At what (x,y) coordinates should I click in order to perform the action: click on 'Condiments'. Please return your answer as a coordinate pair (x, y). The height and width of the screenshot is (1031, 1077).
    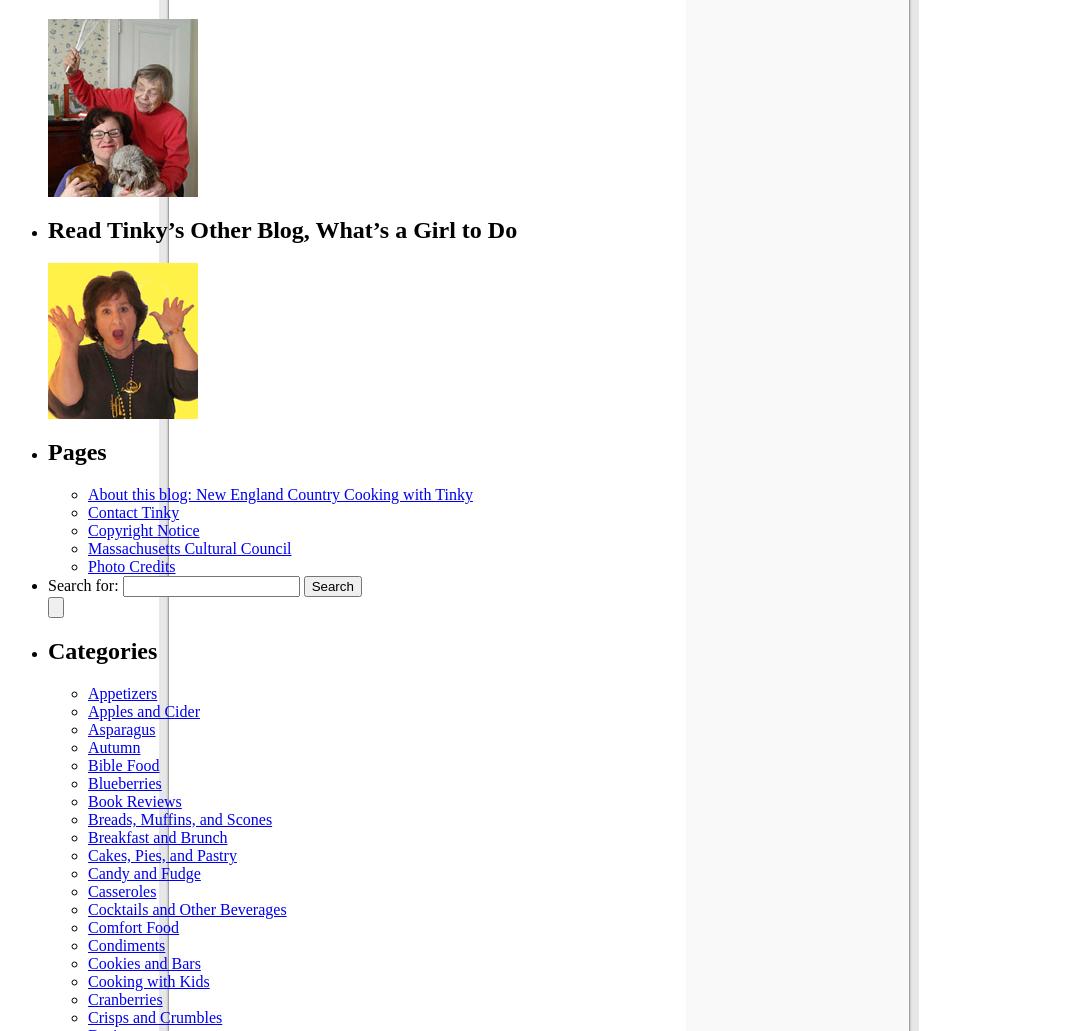
    Looking at the image, I should click on (86, 944).